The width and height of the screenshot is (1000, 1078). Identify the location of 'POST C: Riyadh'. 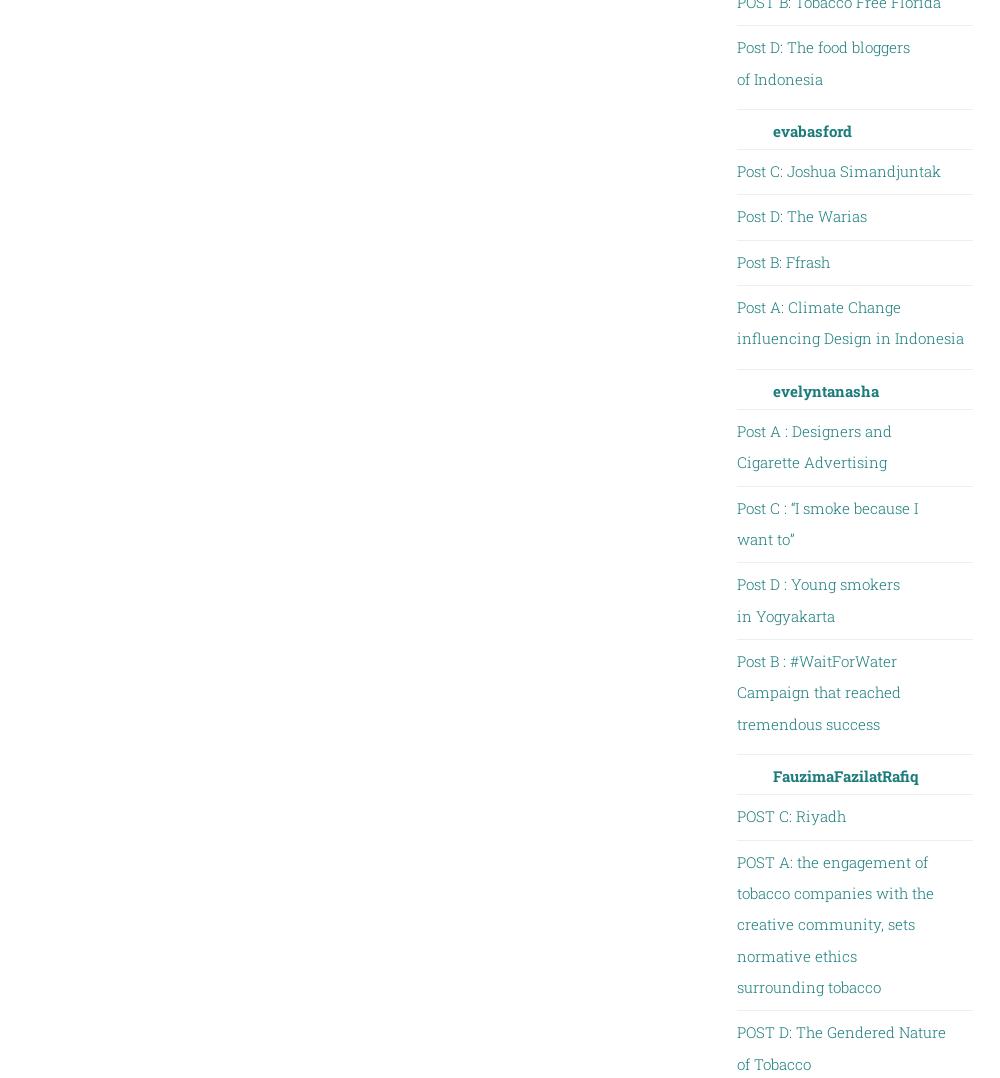
(790, 816).